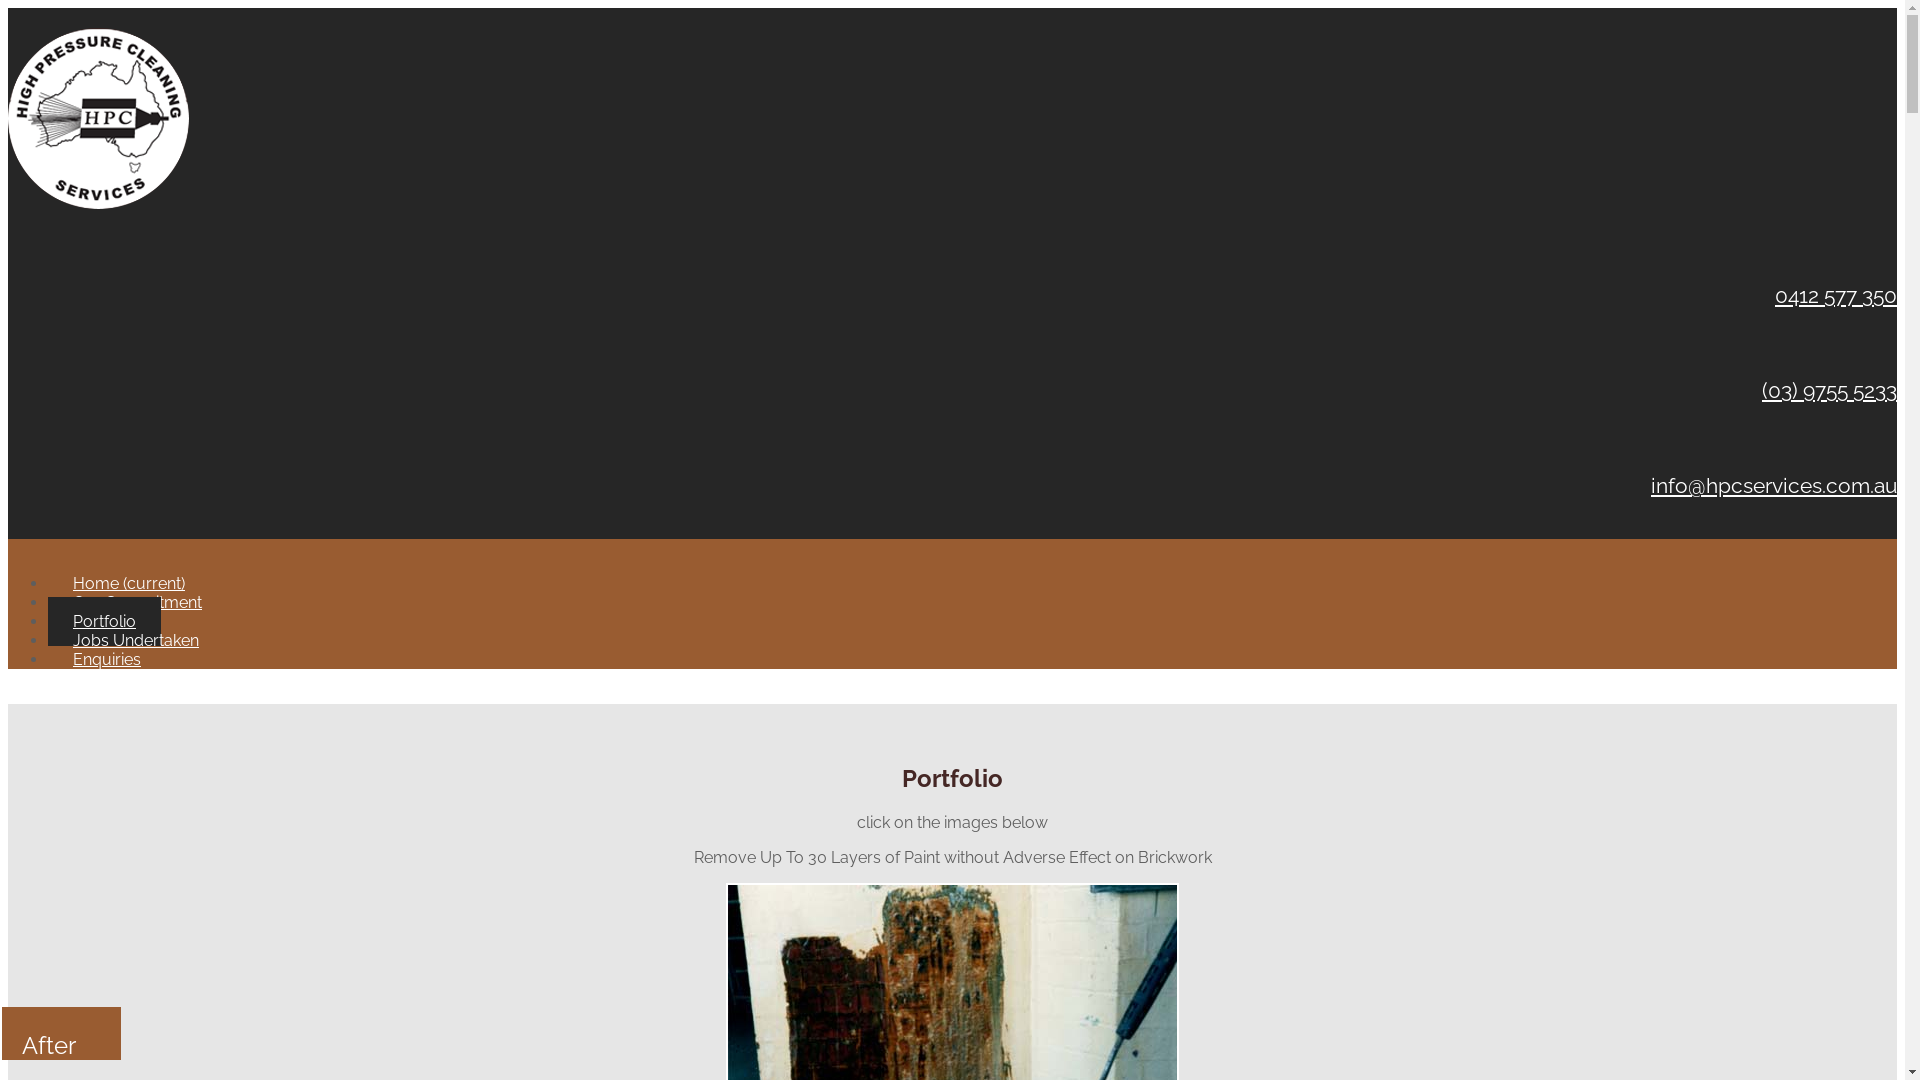 The image size is (1920, 1080). Describe the element at coordinates (136, 601) in the screenshot. I see `'Our Commitment'` at that location.